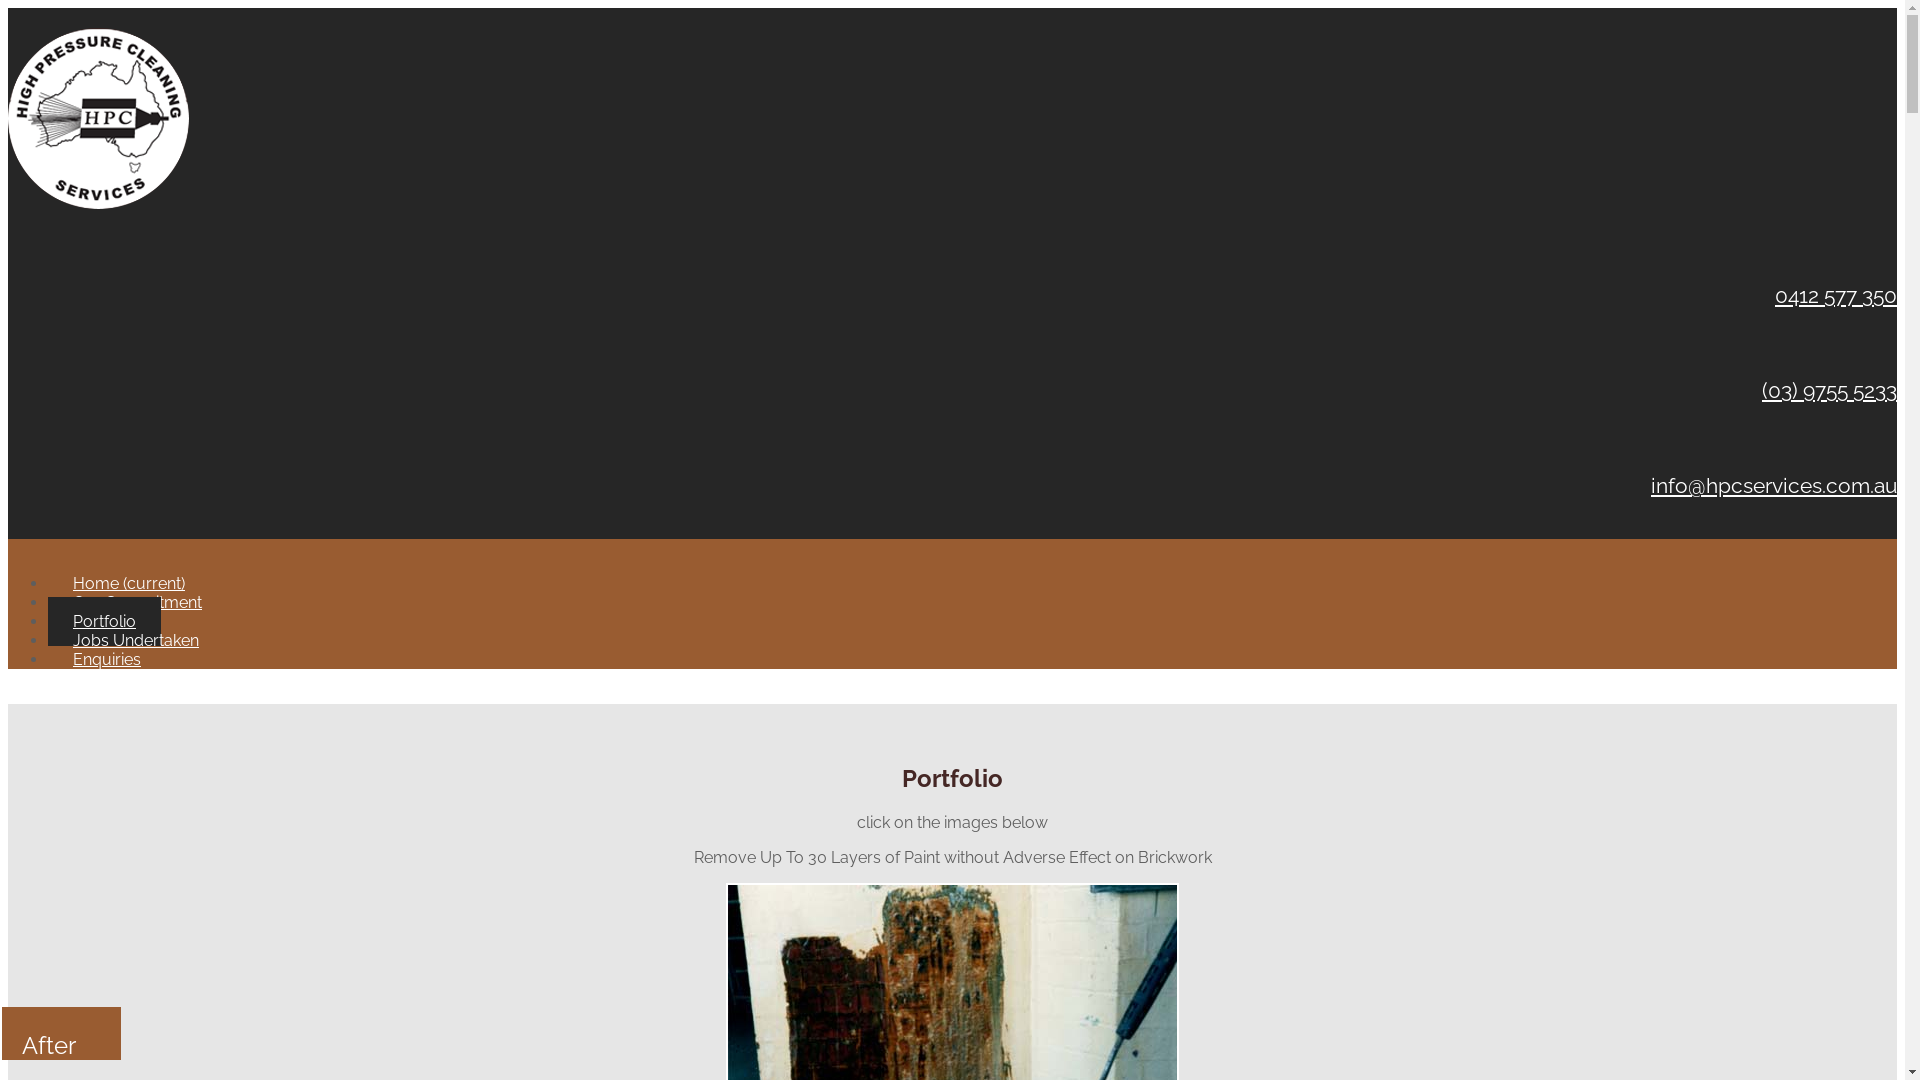 The image size is (1920, 1080). Describe the element at coordinates (136, 601) in the screenshot. I see `'Our Commitment'` at that location.